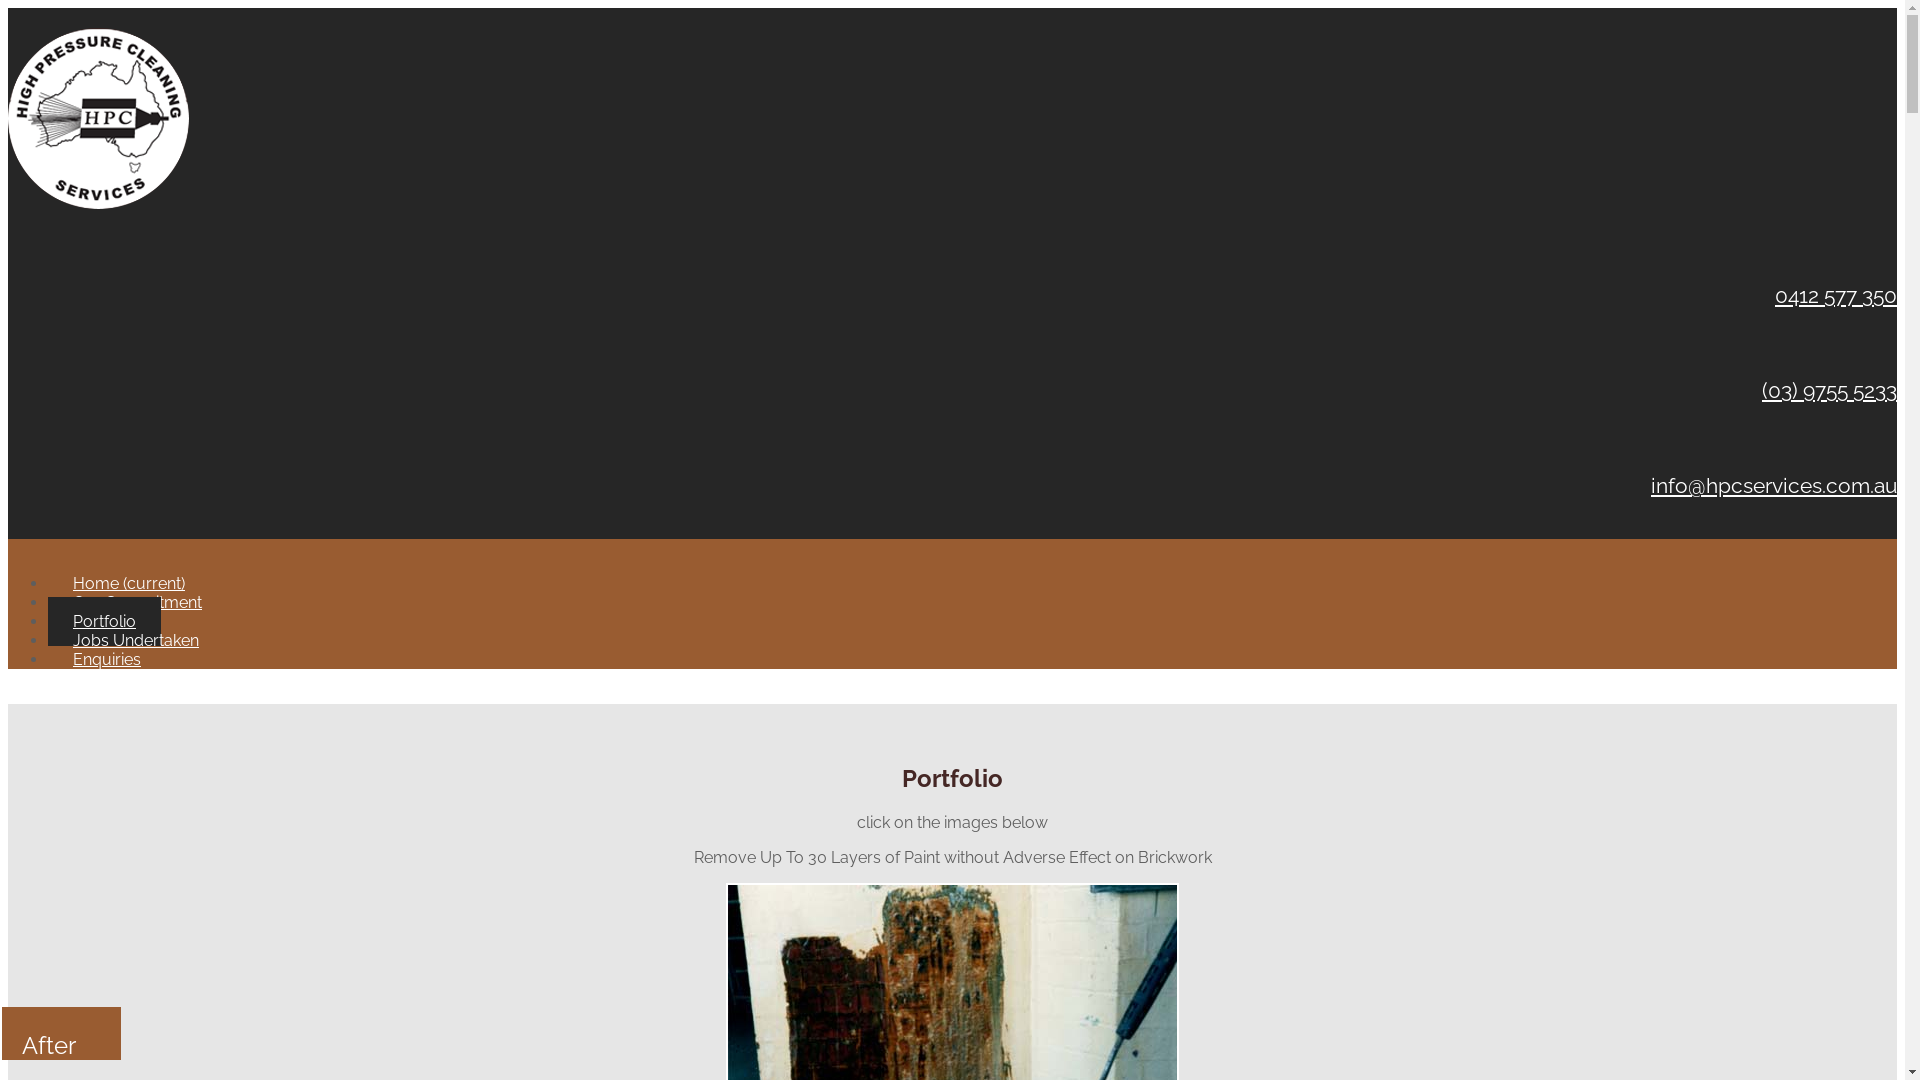 The image size is (1920, 1080). Describe the element at coordinates (136, 601) in the screenshot. I see `'Our Commitment'` at that location.